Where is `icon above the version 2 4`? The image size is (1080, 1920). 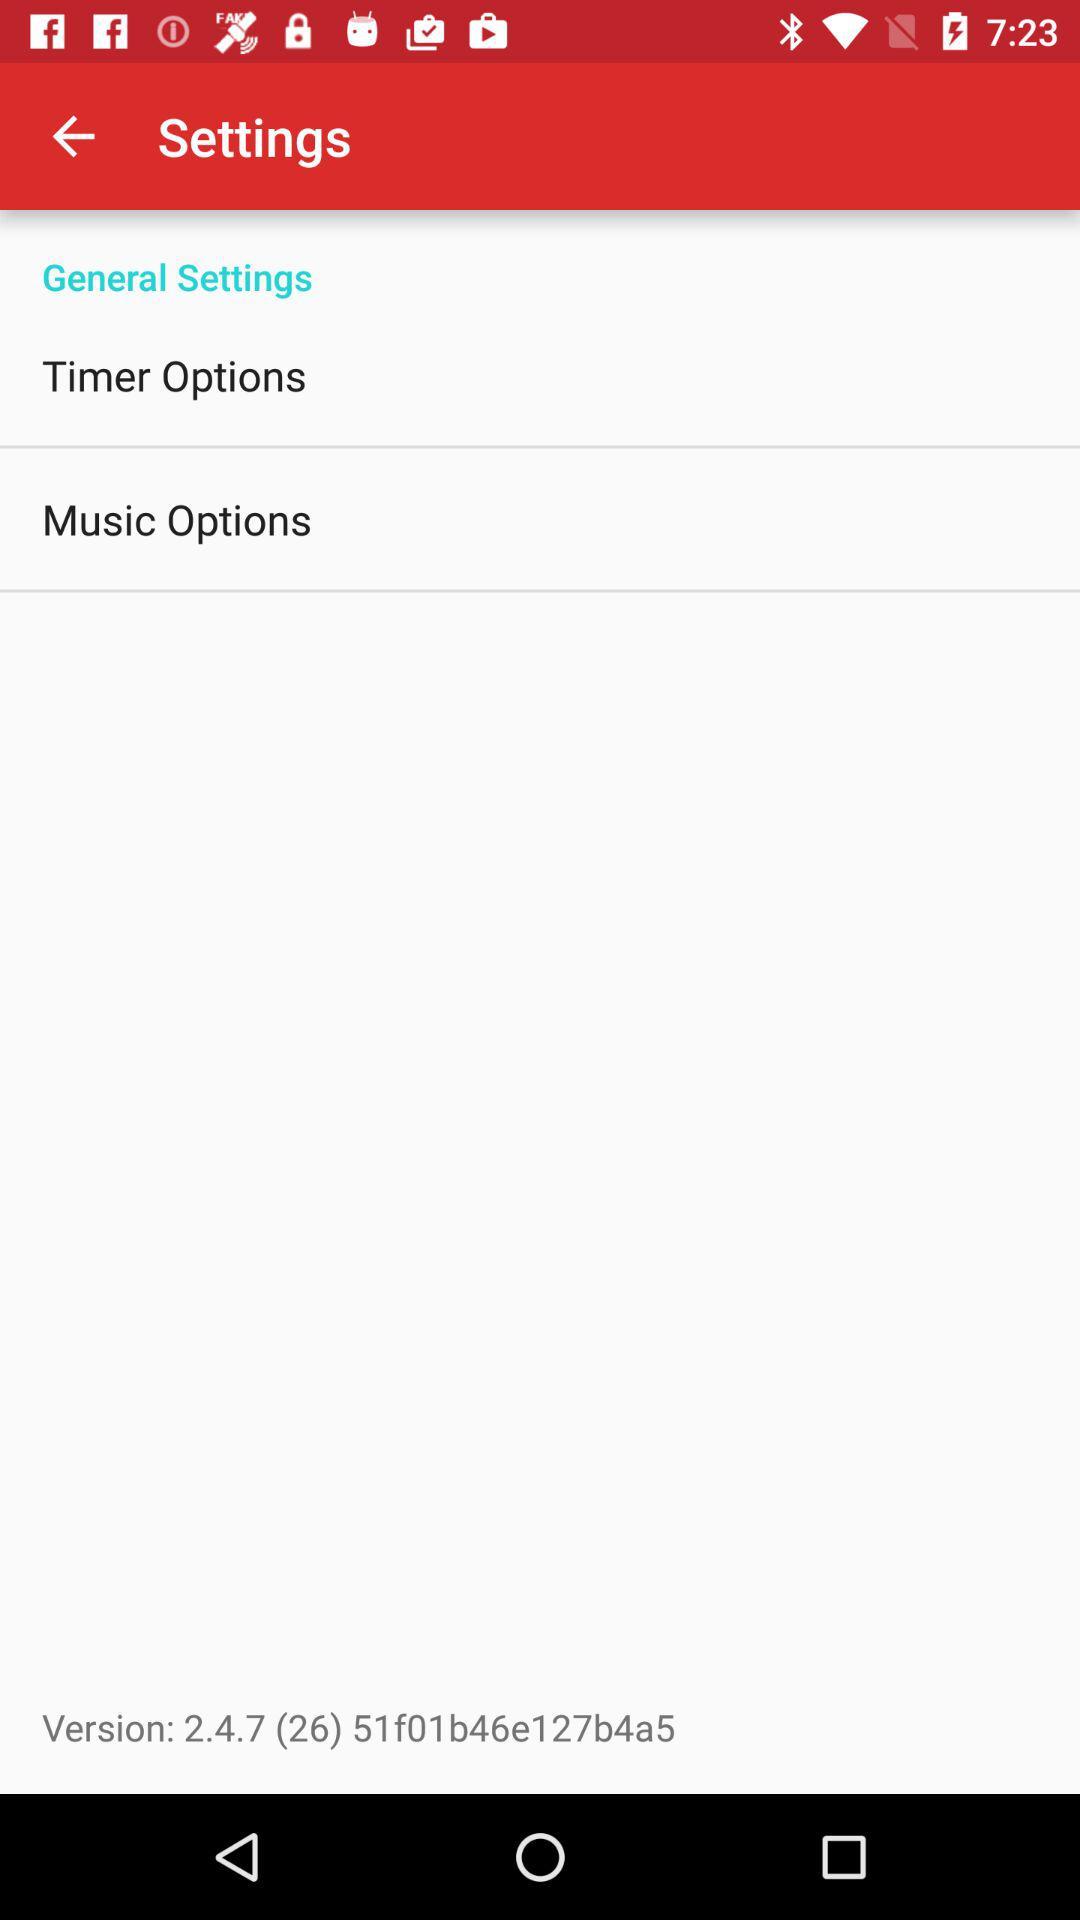
icon above the version 2 4 is located at coordinates (176, 518).